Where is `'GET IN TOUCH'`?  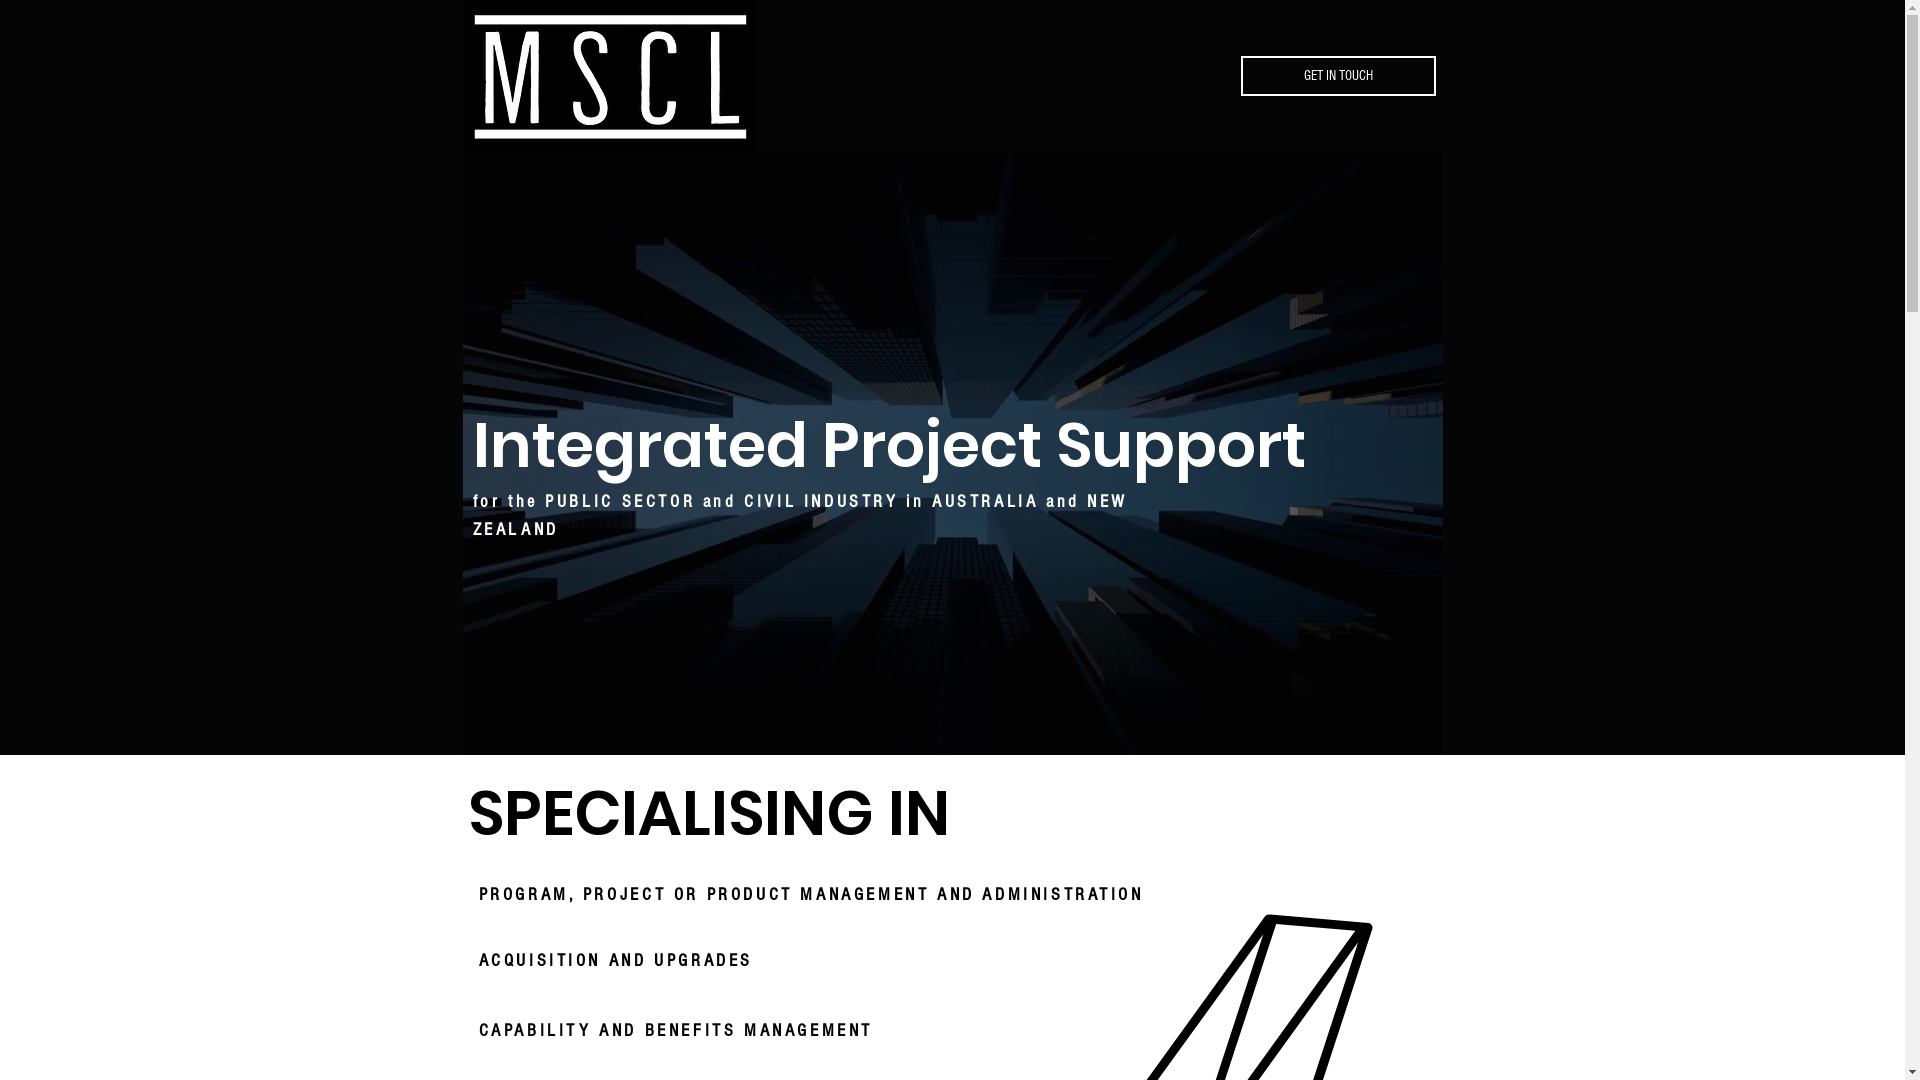
'GET IN TOUCH' is located at coordinates (1337, 75).